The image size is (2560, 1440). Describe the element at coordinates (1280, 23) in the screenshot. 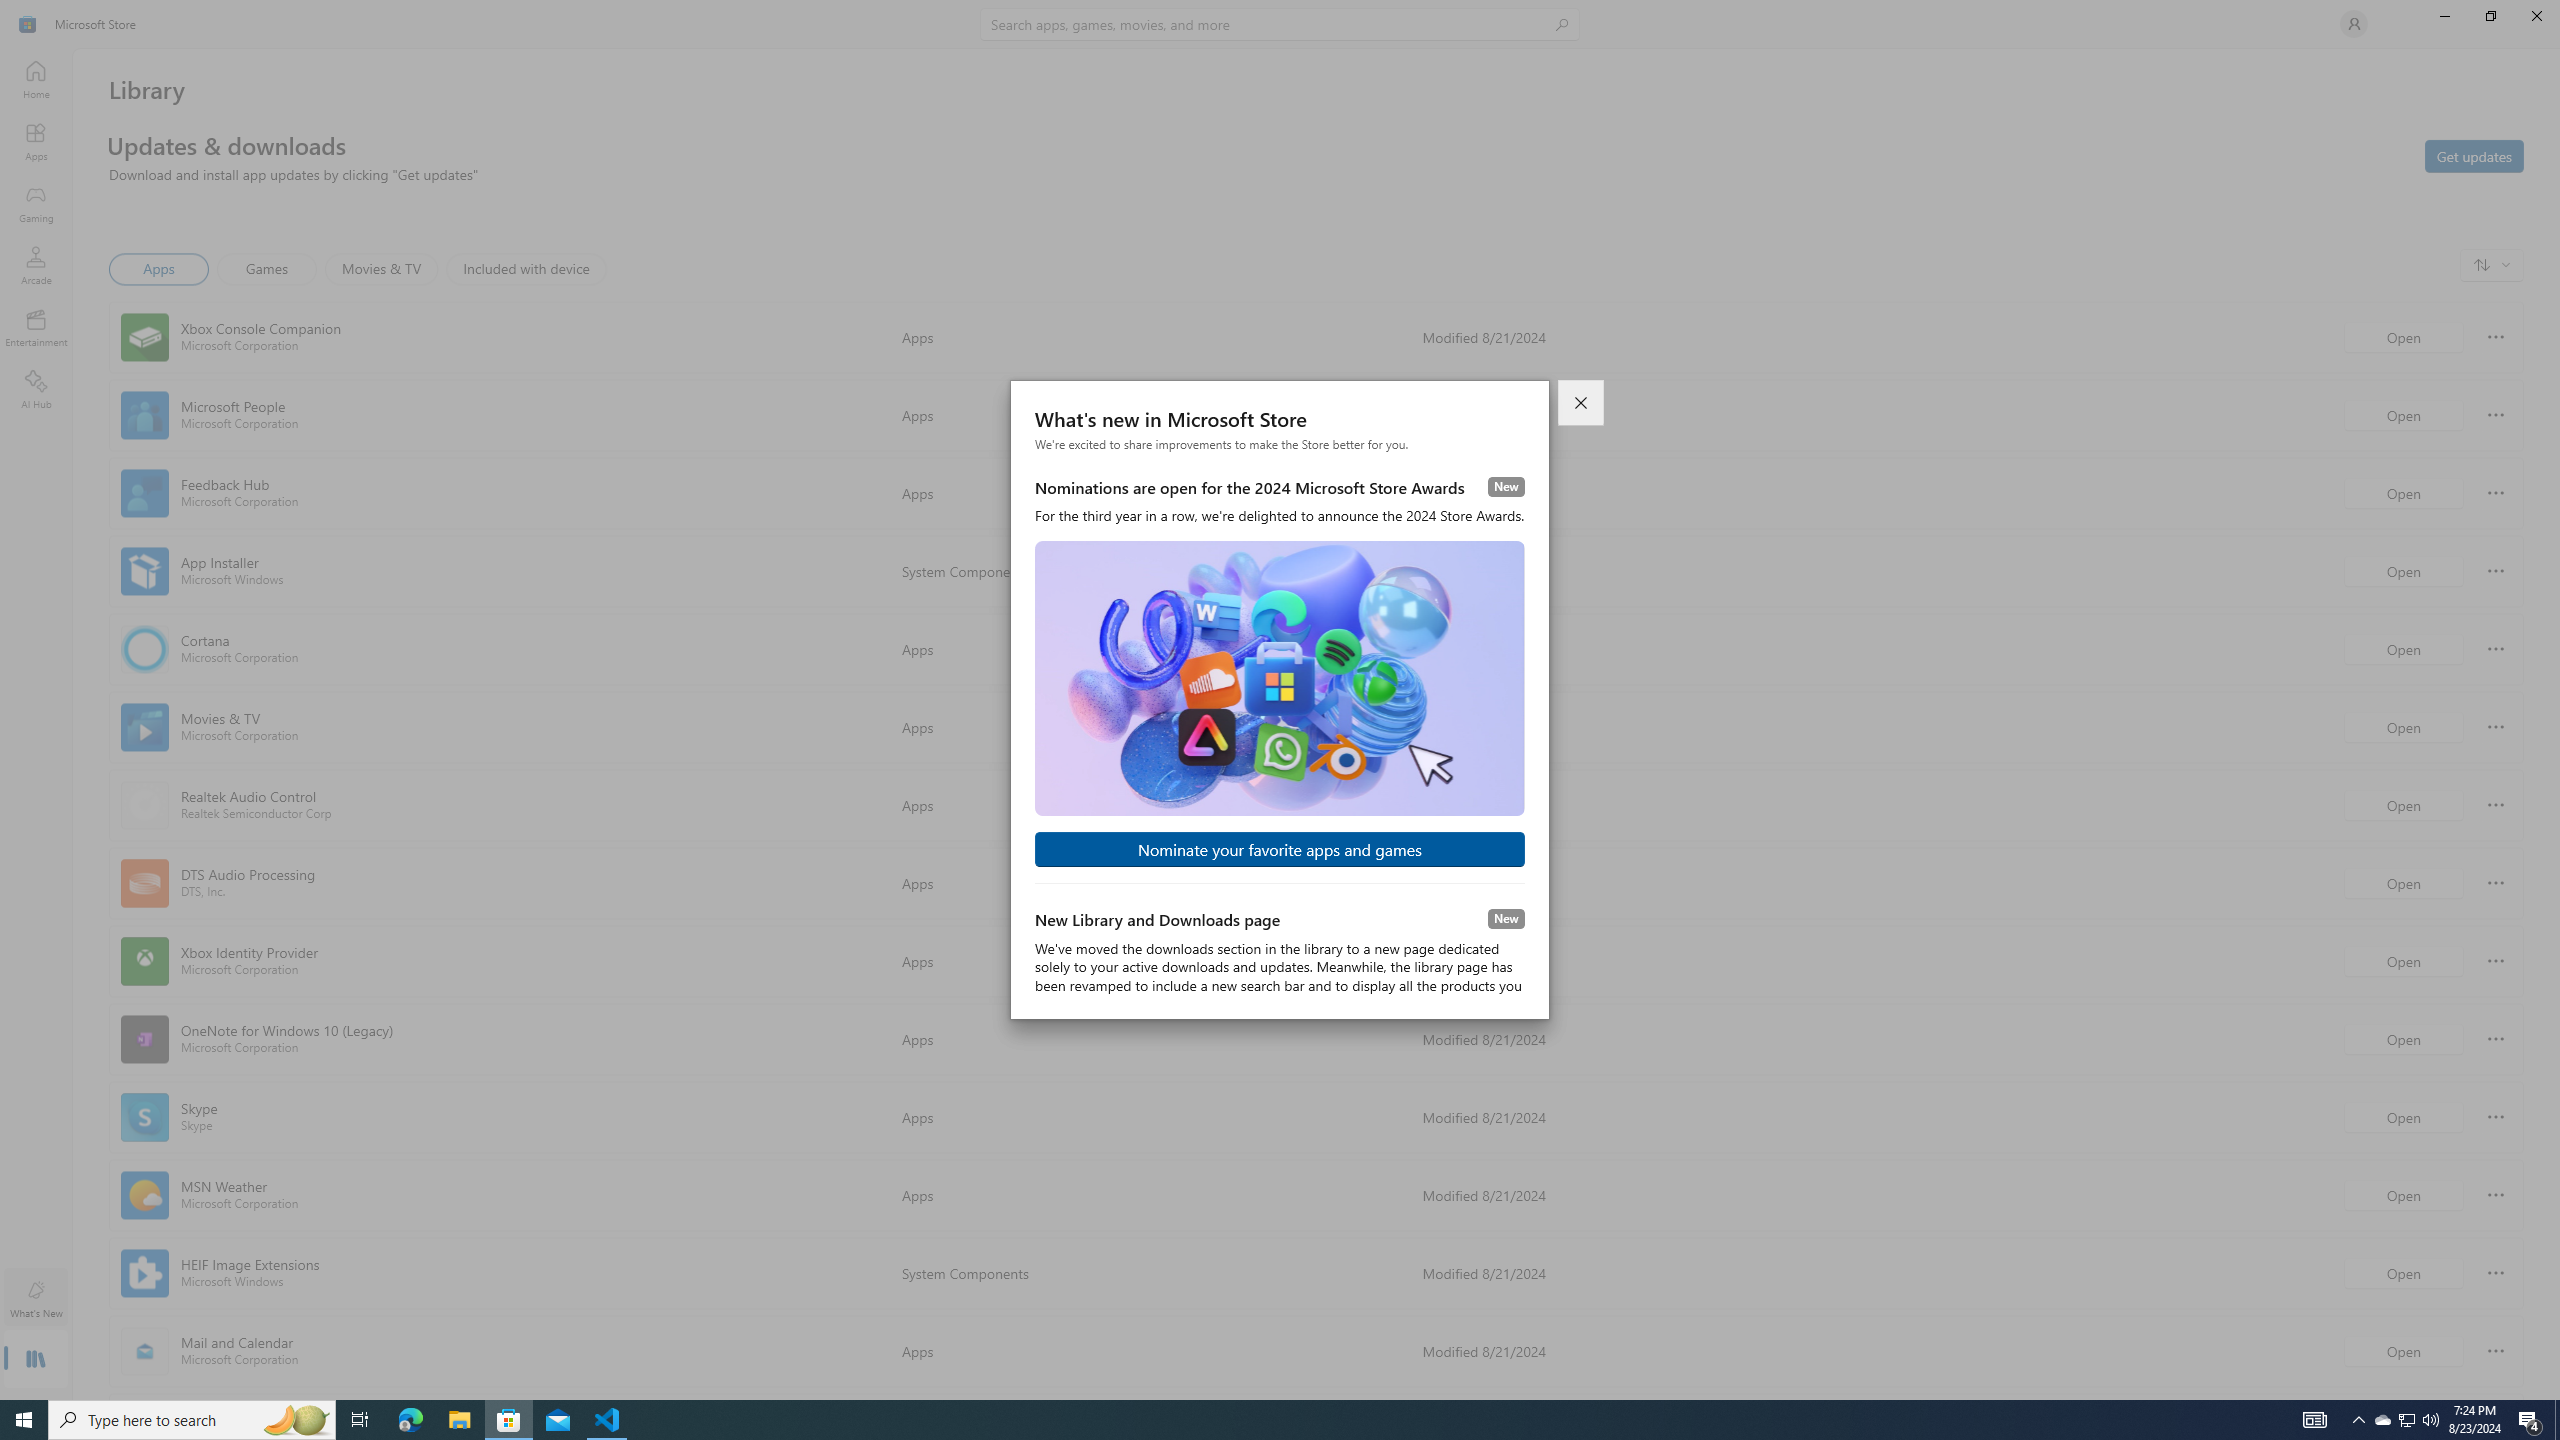

I see `'Search'` at that location.